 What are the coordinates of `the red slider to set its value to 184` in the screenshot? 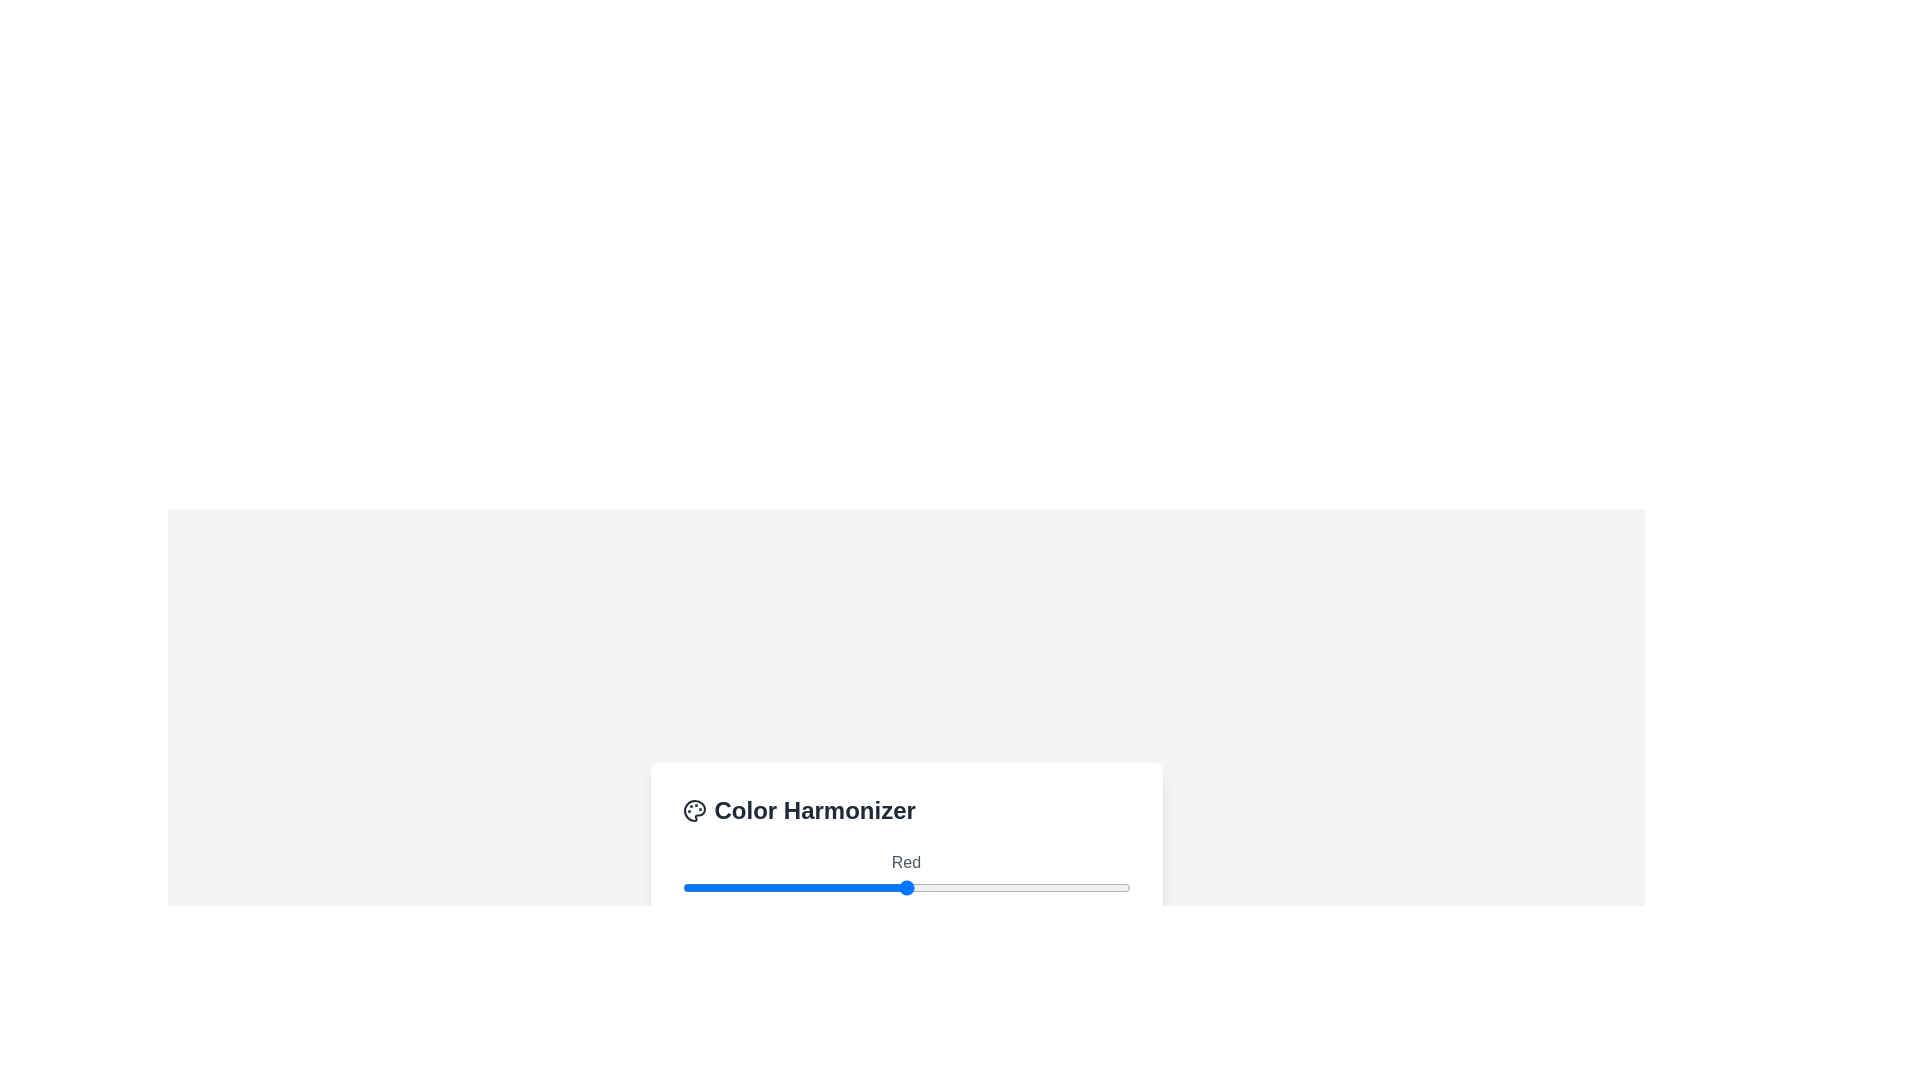 It's located at (1005, 886).